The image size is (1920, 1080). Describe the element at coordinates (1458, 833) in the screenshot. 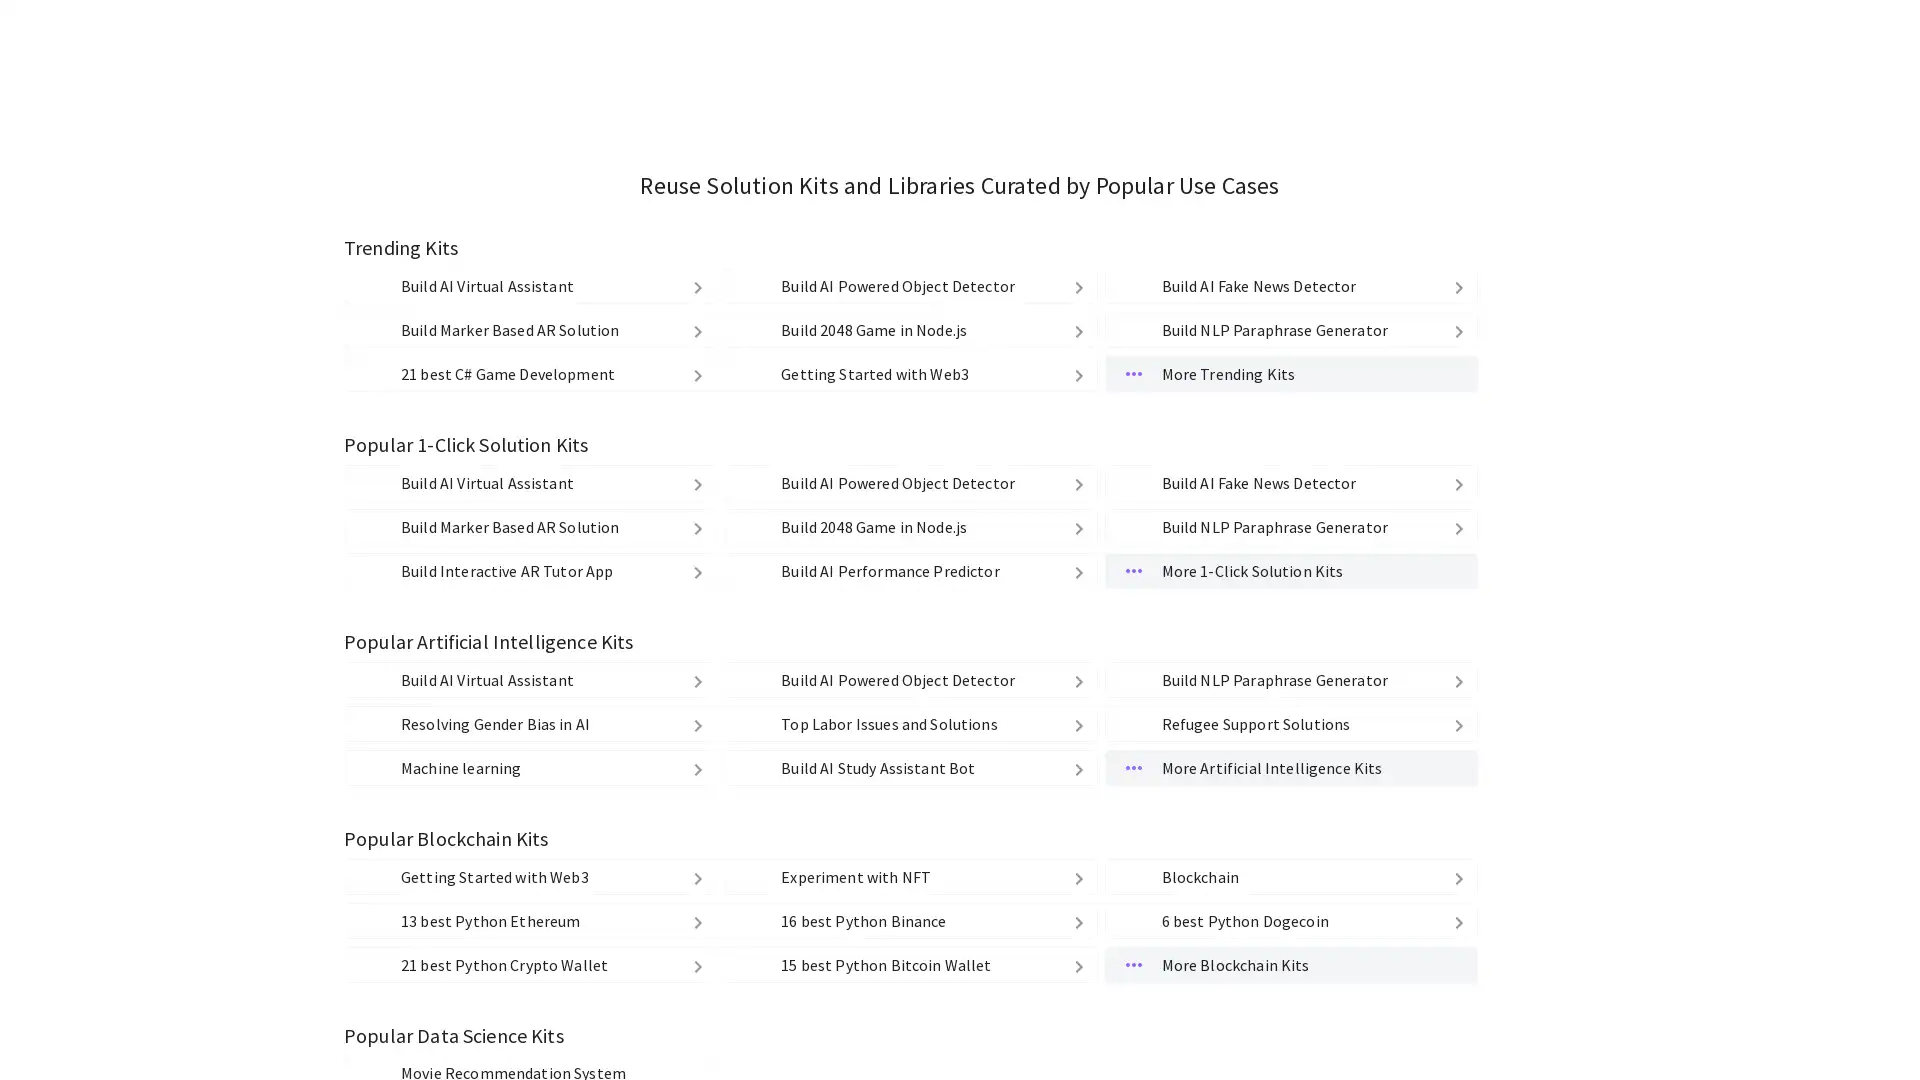

I see `delete` at that location.